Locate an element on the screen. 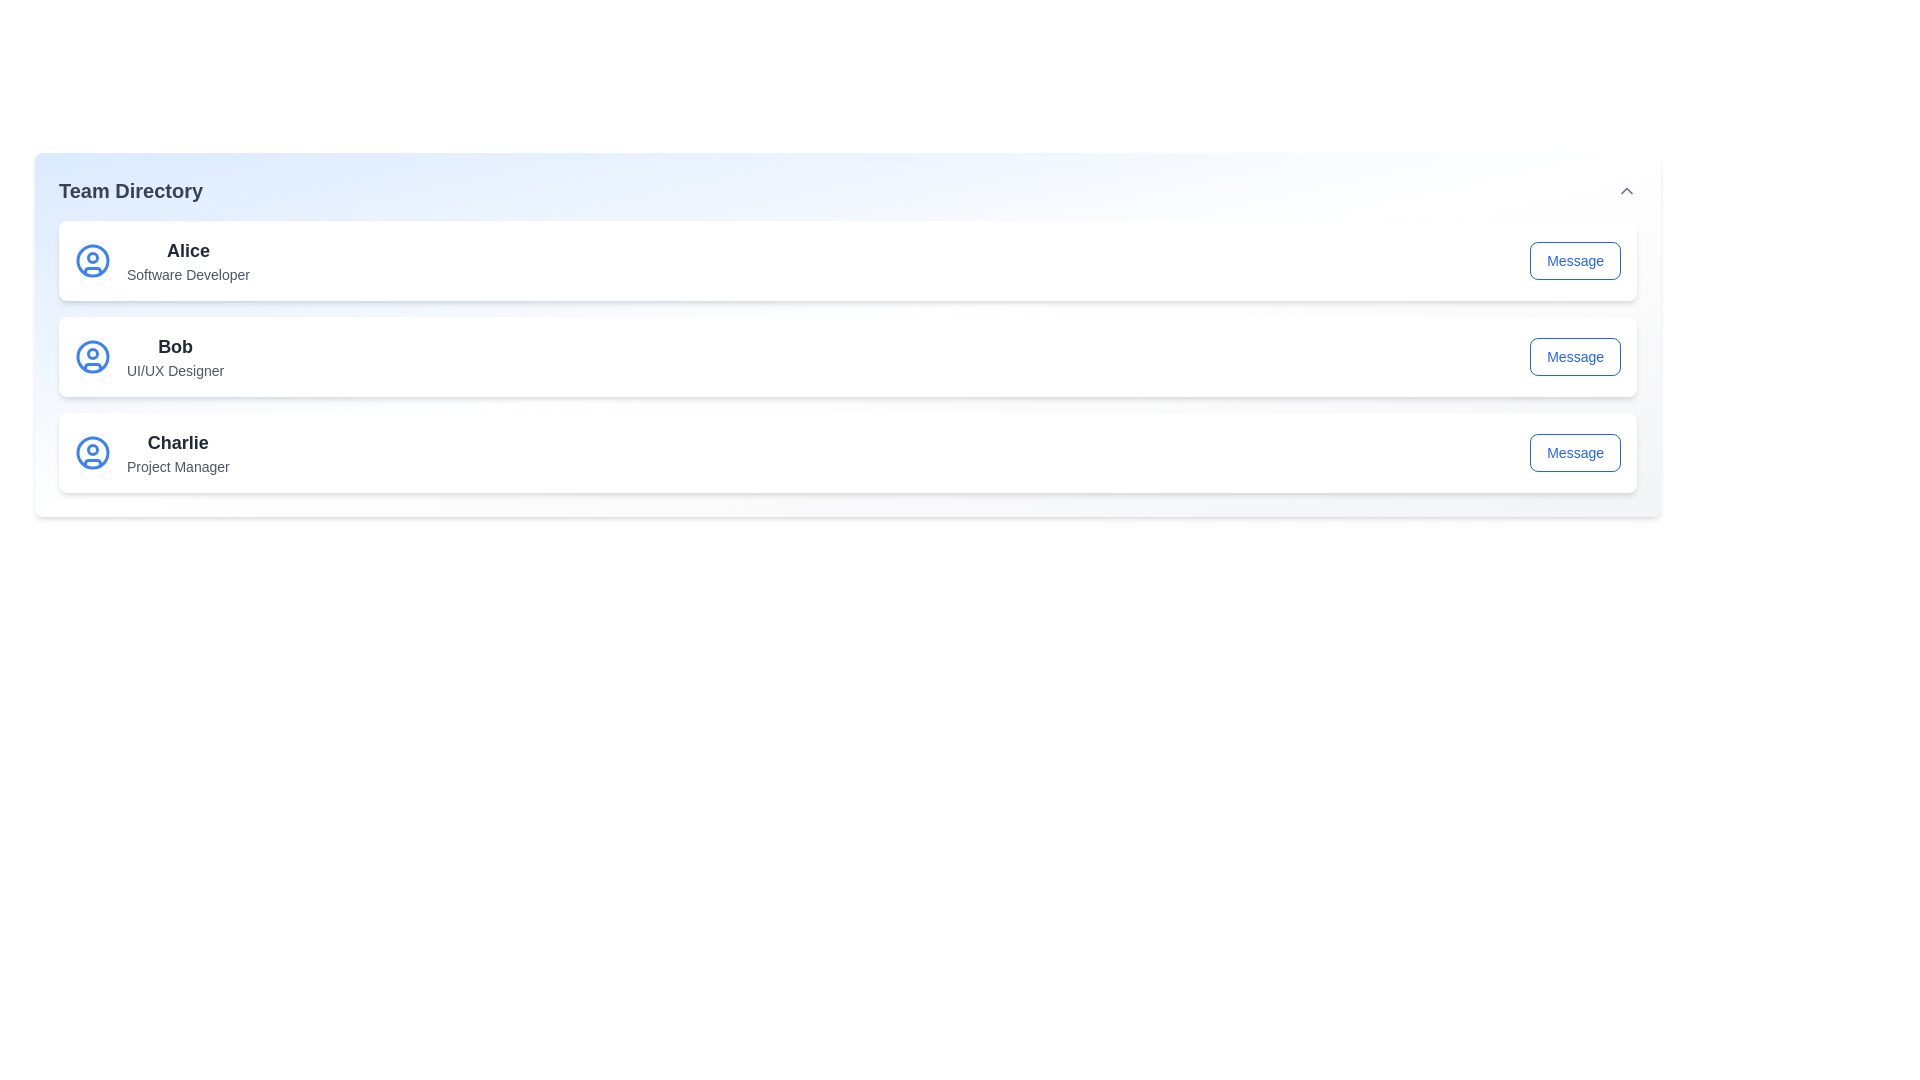 Image resolution: width=1920 pixels, height=1080 pixels. the text block displaying 'Bob' in bold and 'UI/UX Designer' in a smaller font, which is the second profile entry in the list is located at coordinates (175, 356).